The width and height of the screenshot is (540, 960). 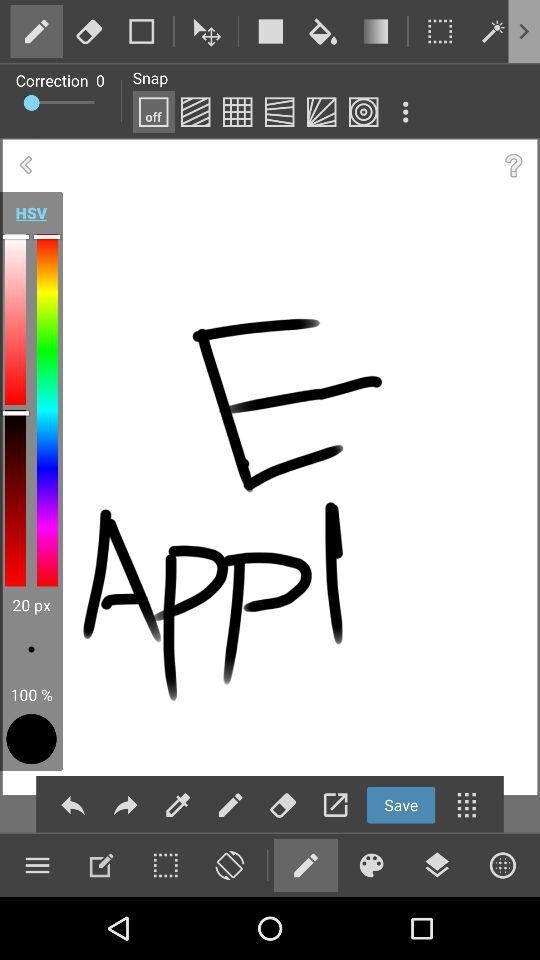 I want to click on crop, so click(x=140, y=30).